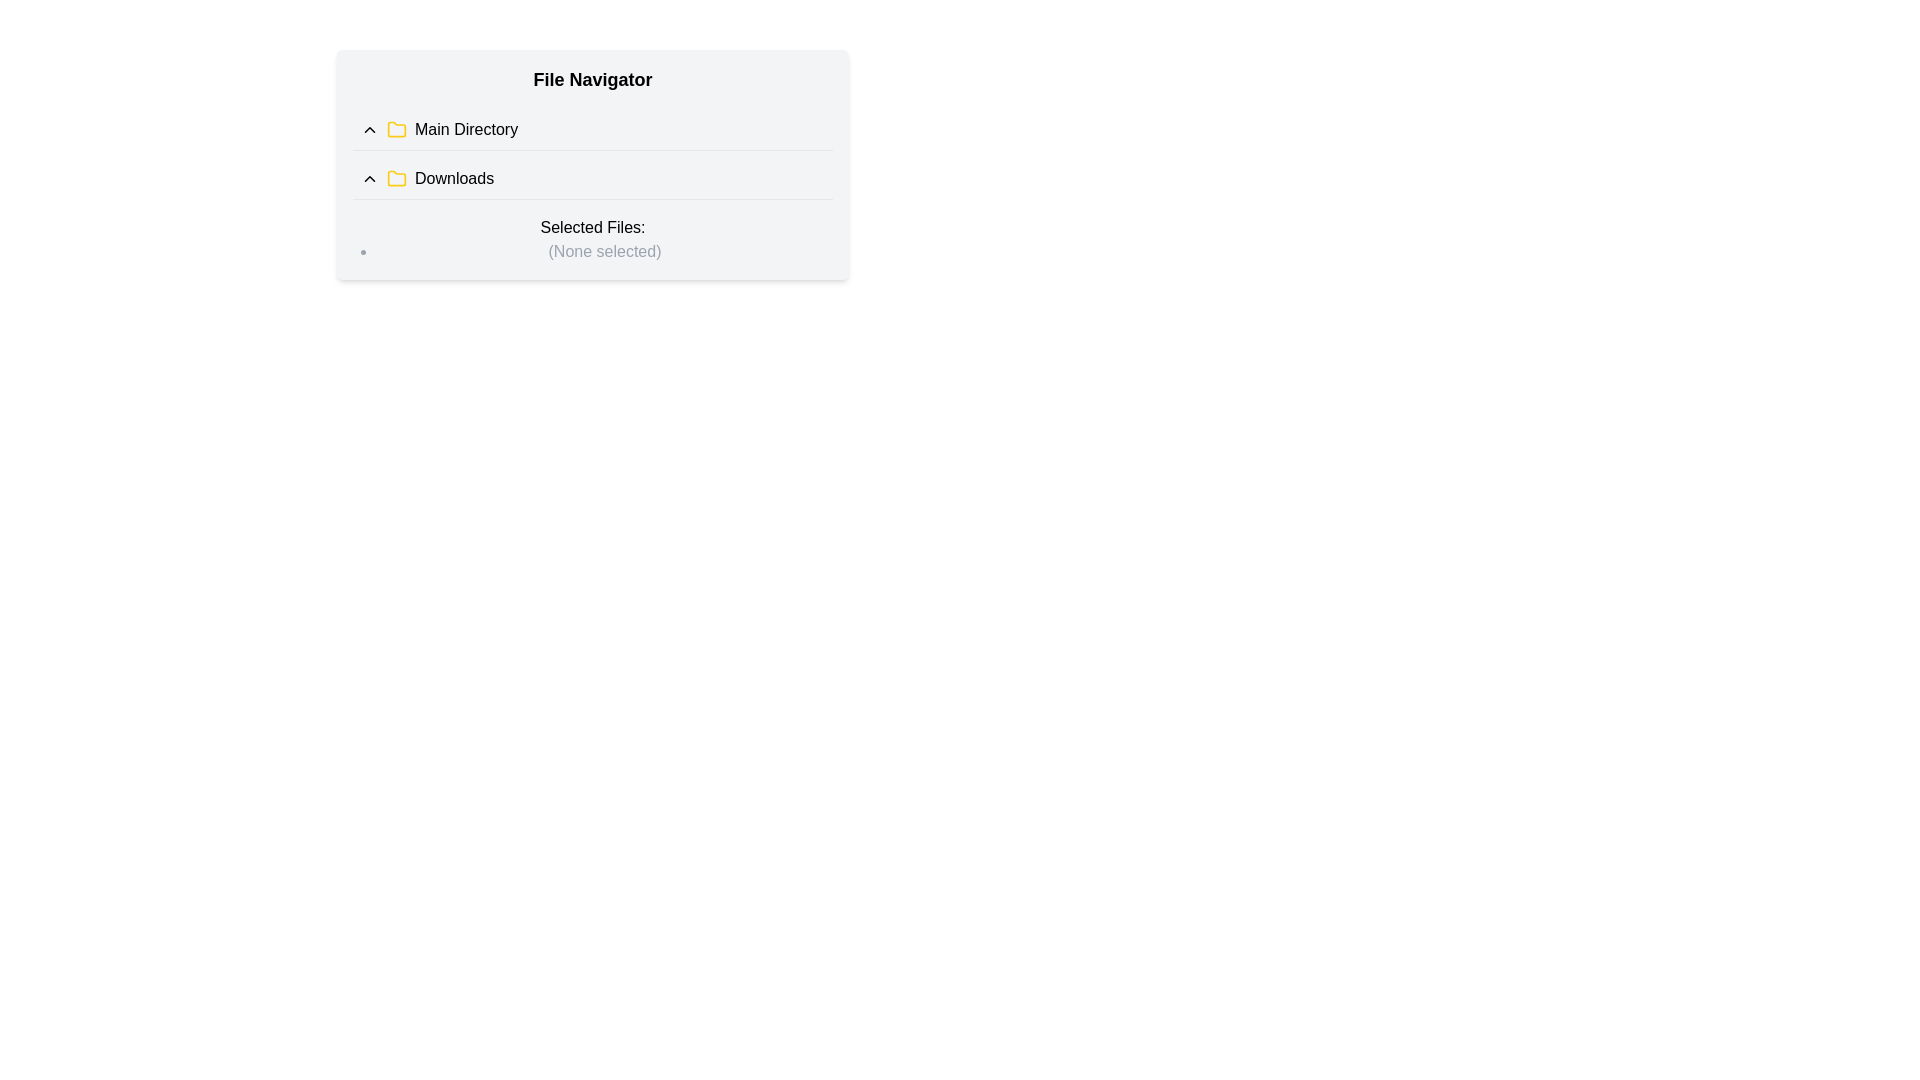  I want to click on the text label reading 'Selected Files:' which serves as a header in the file selection interface, so click(592, 226).